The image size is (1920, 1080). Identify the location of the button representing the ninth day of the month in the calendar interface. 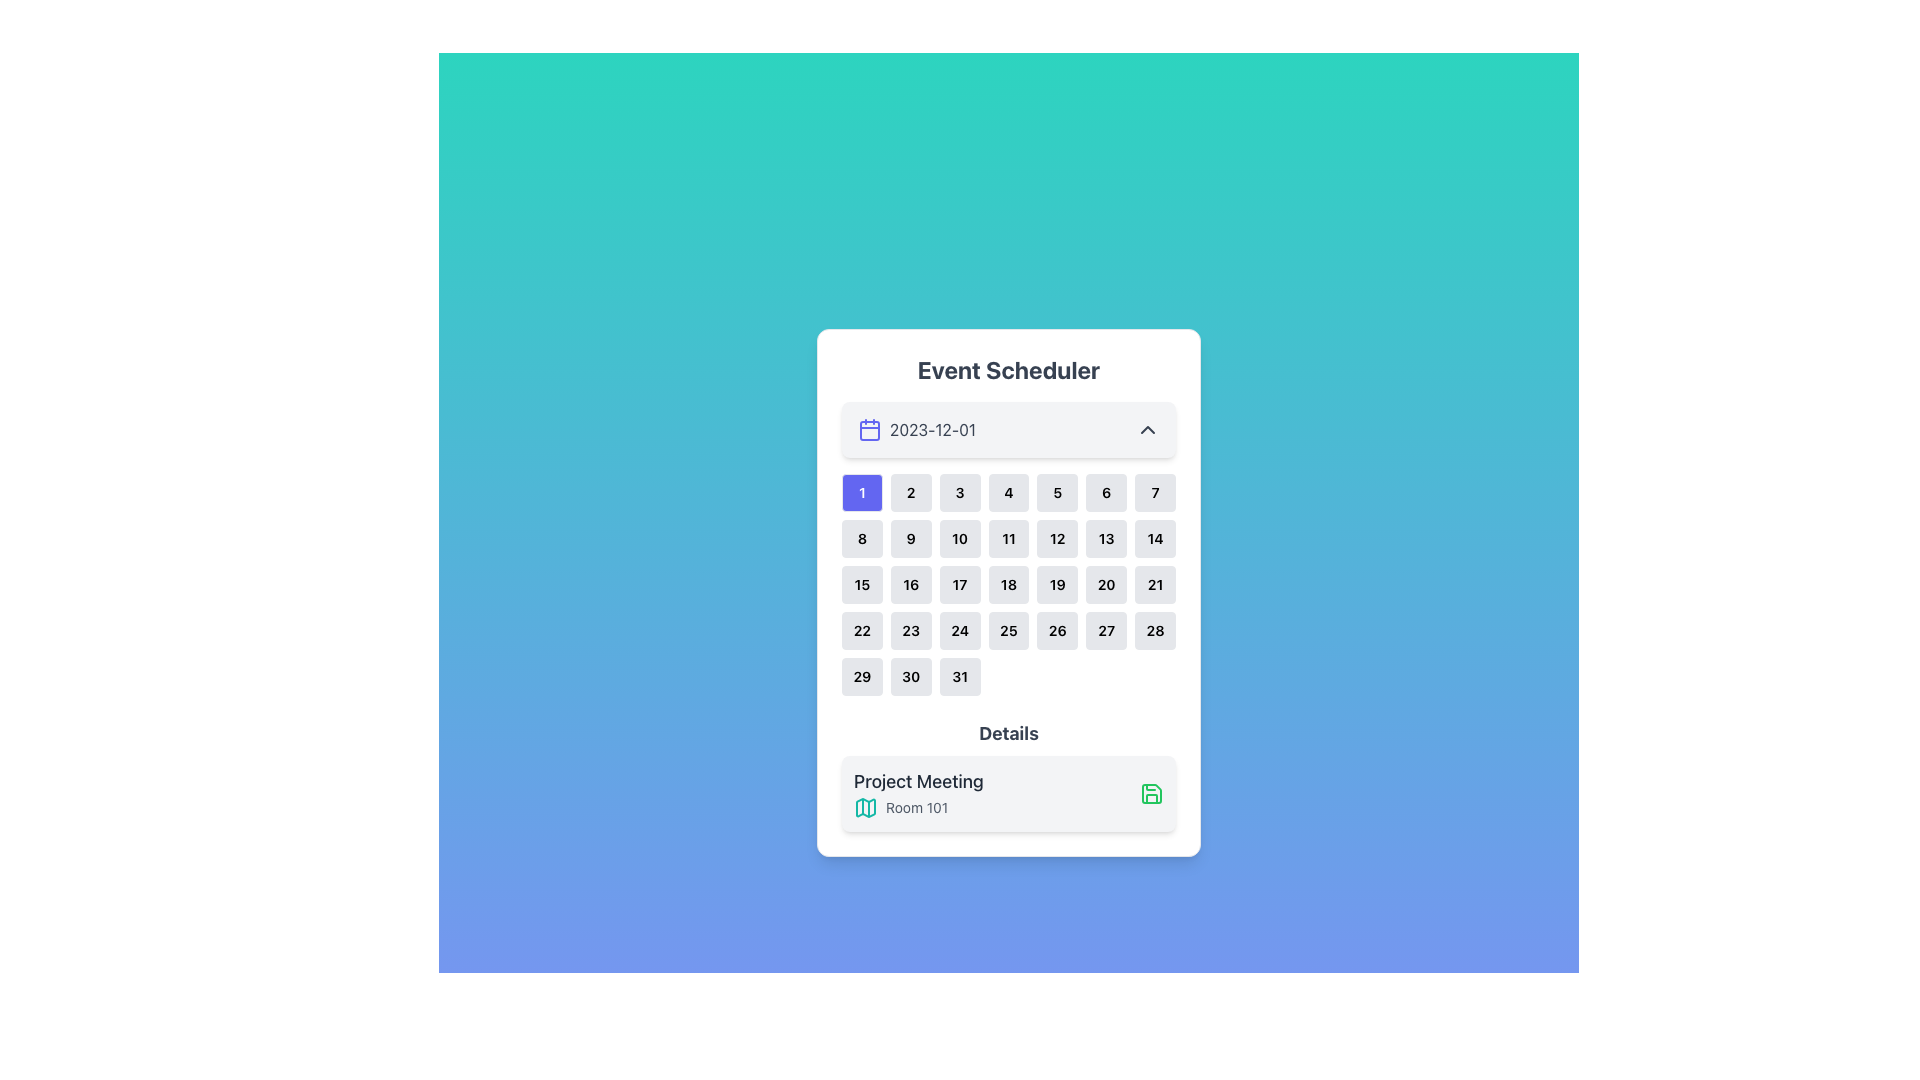
(910, 538).